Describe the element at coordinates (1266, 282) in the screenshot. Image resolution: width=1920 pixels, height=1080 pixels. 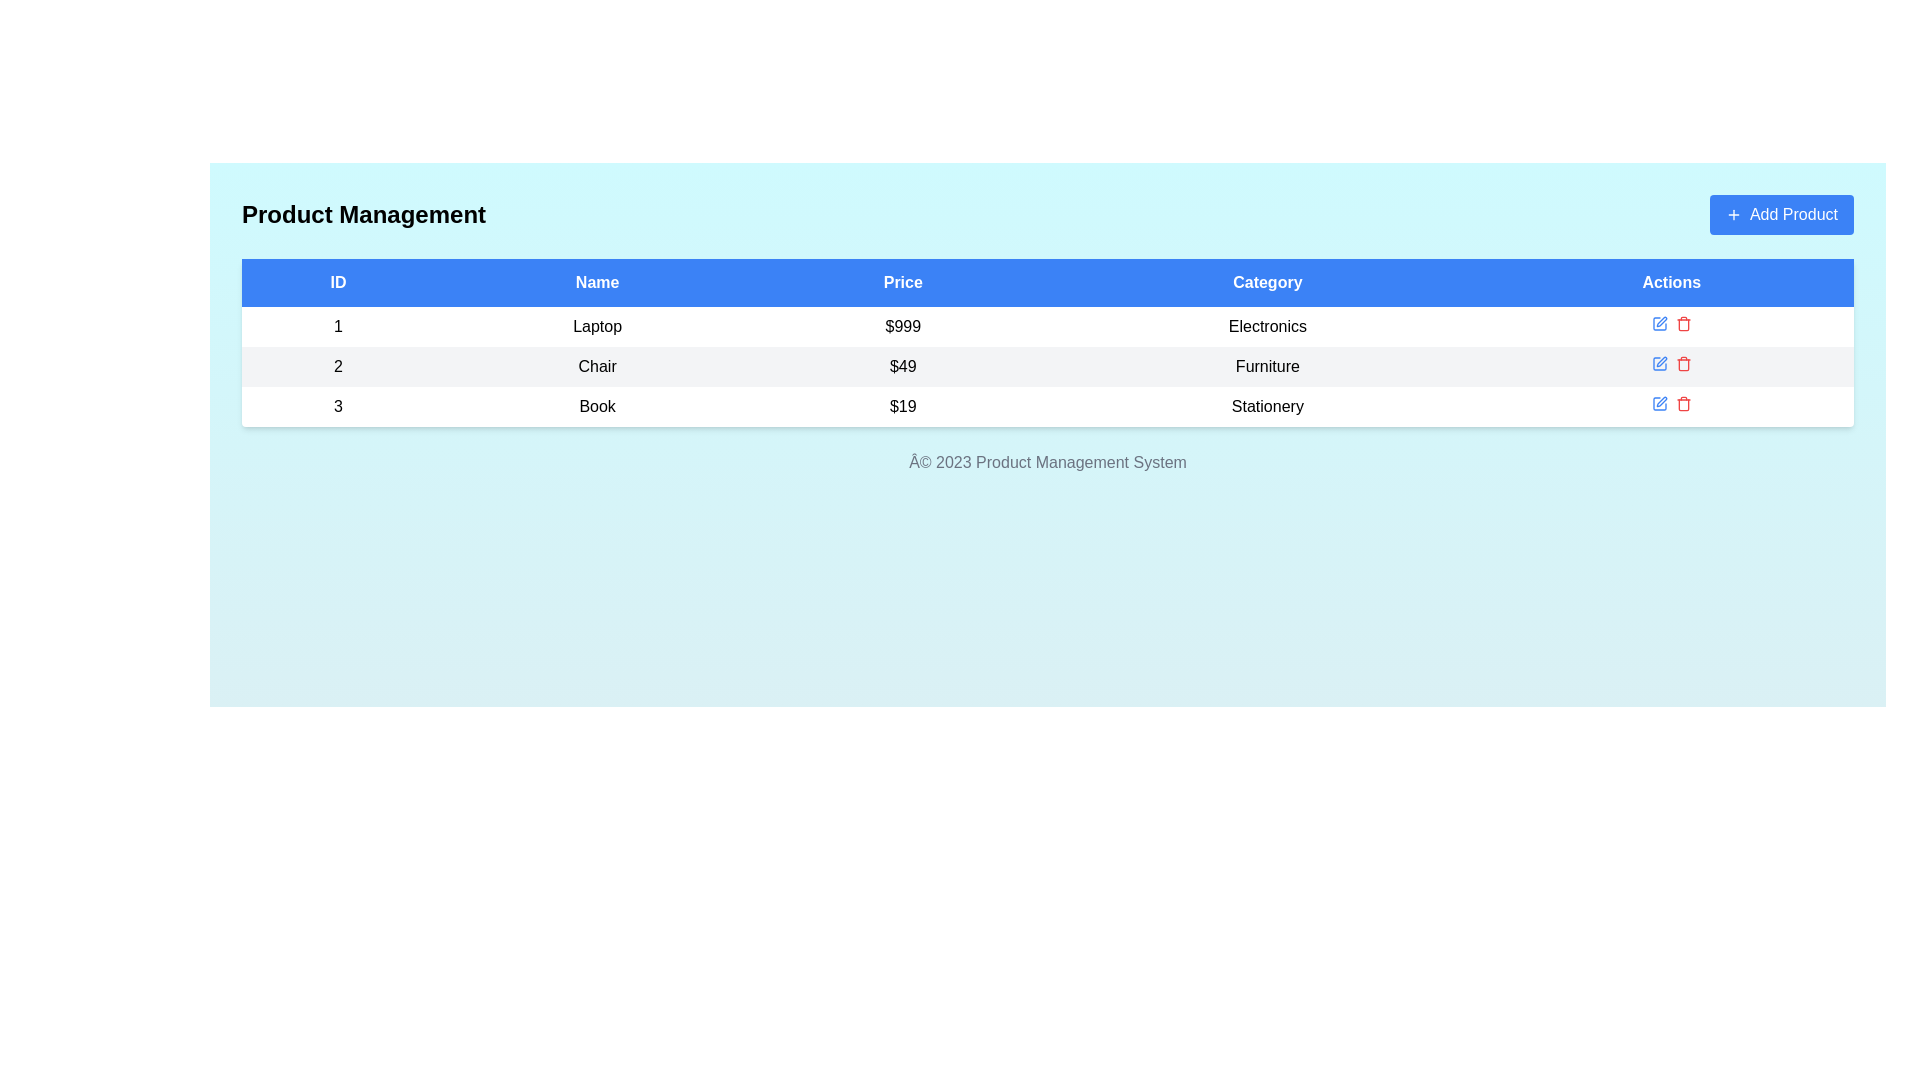
I see `the table header labeled 'Category', which is the fourth header in the table row, styled with centered white text on a blue background` at that location.